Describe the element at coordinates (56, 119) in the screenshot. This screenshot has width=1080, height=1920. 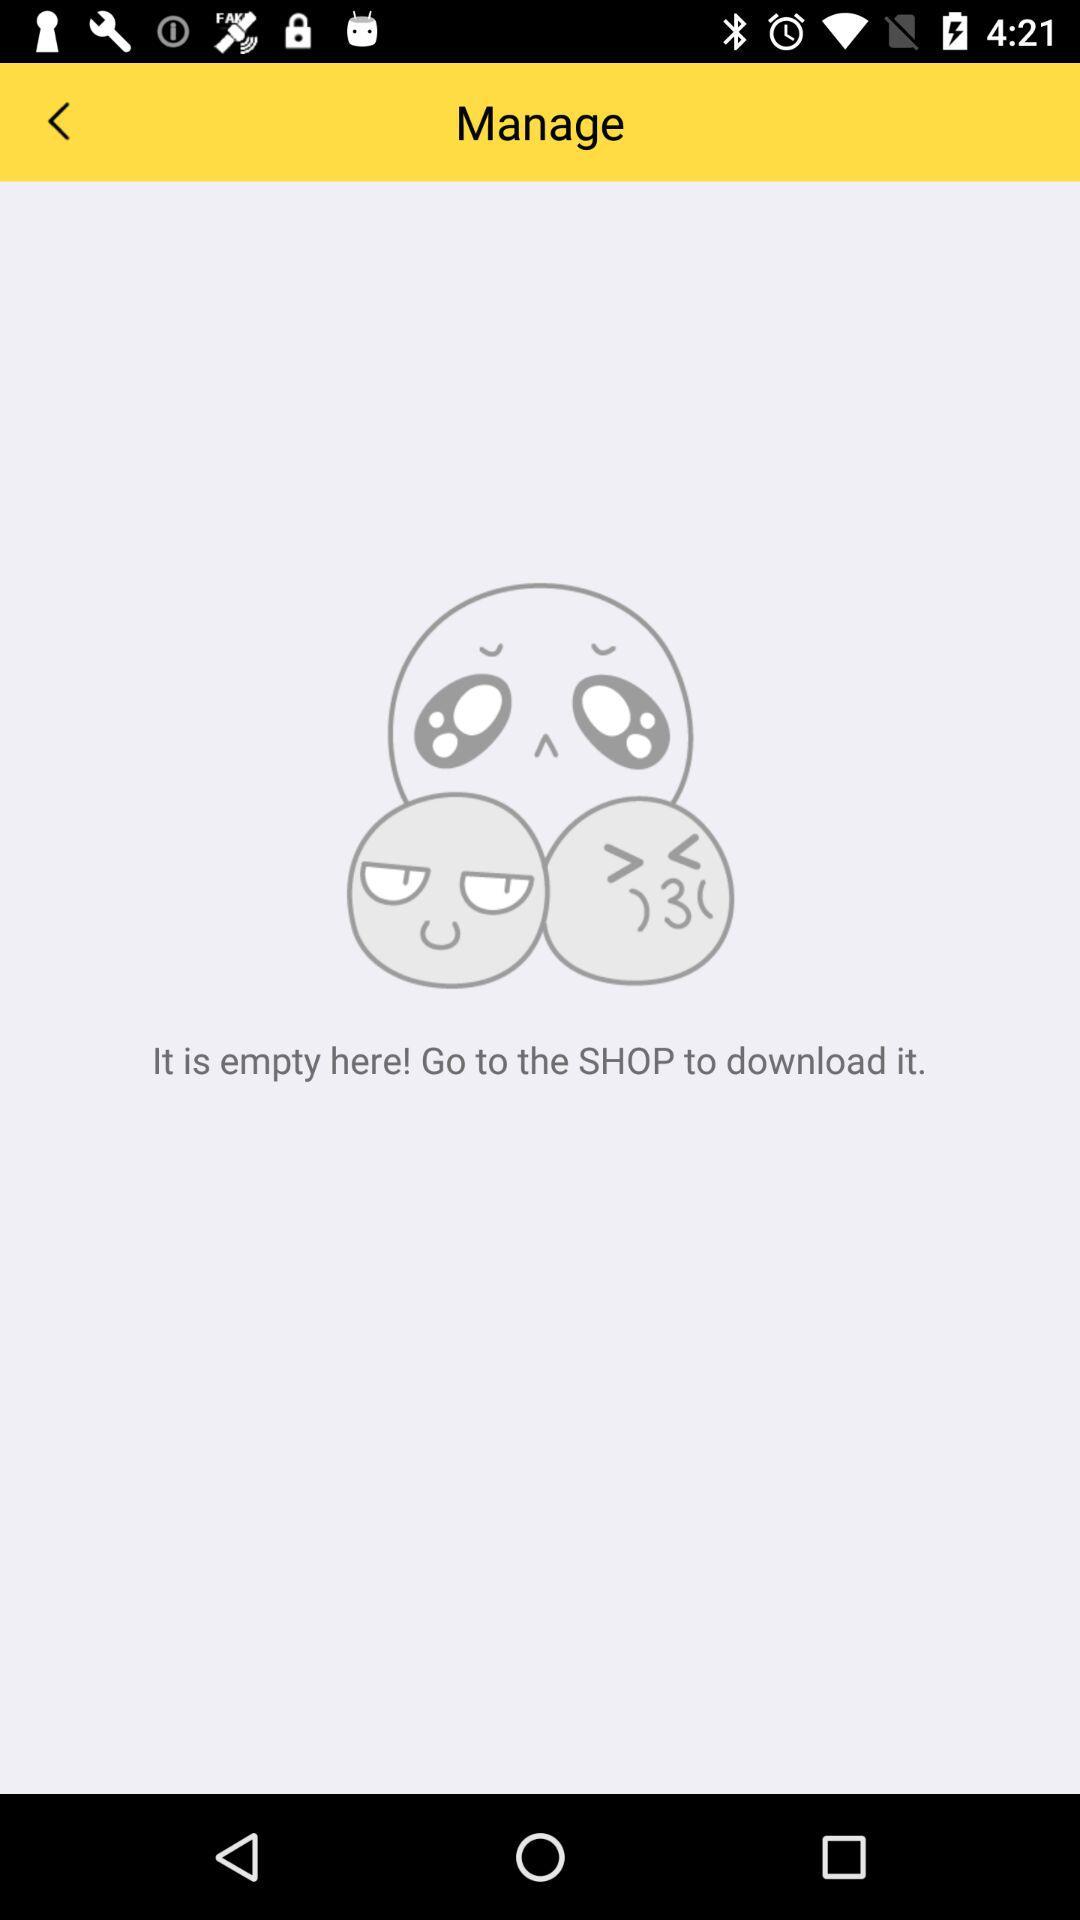
I see `the icon to the left of manage item` at that location.